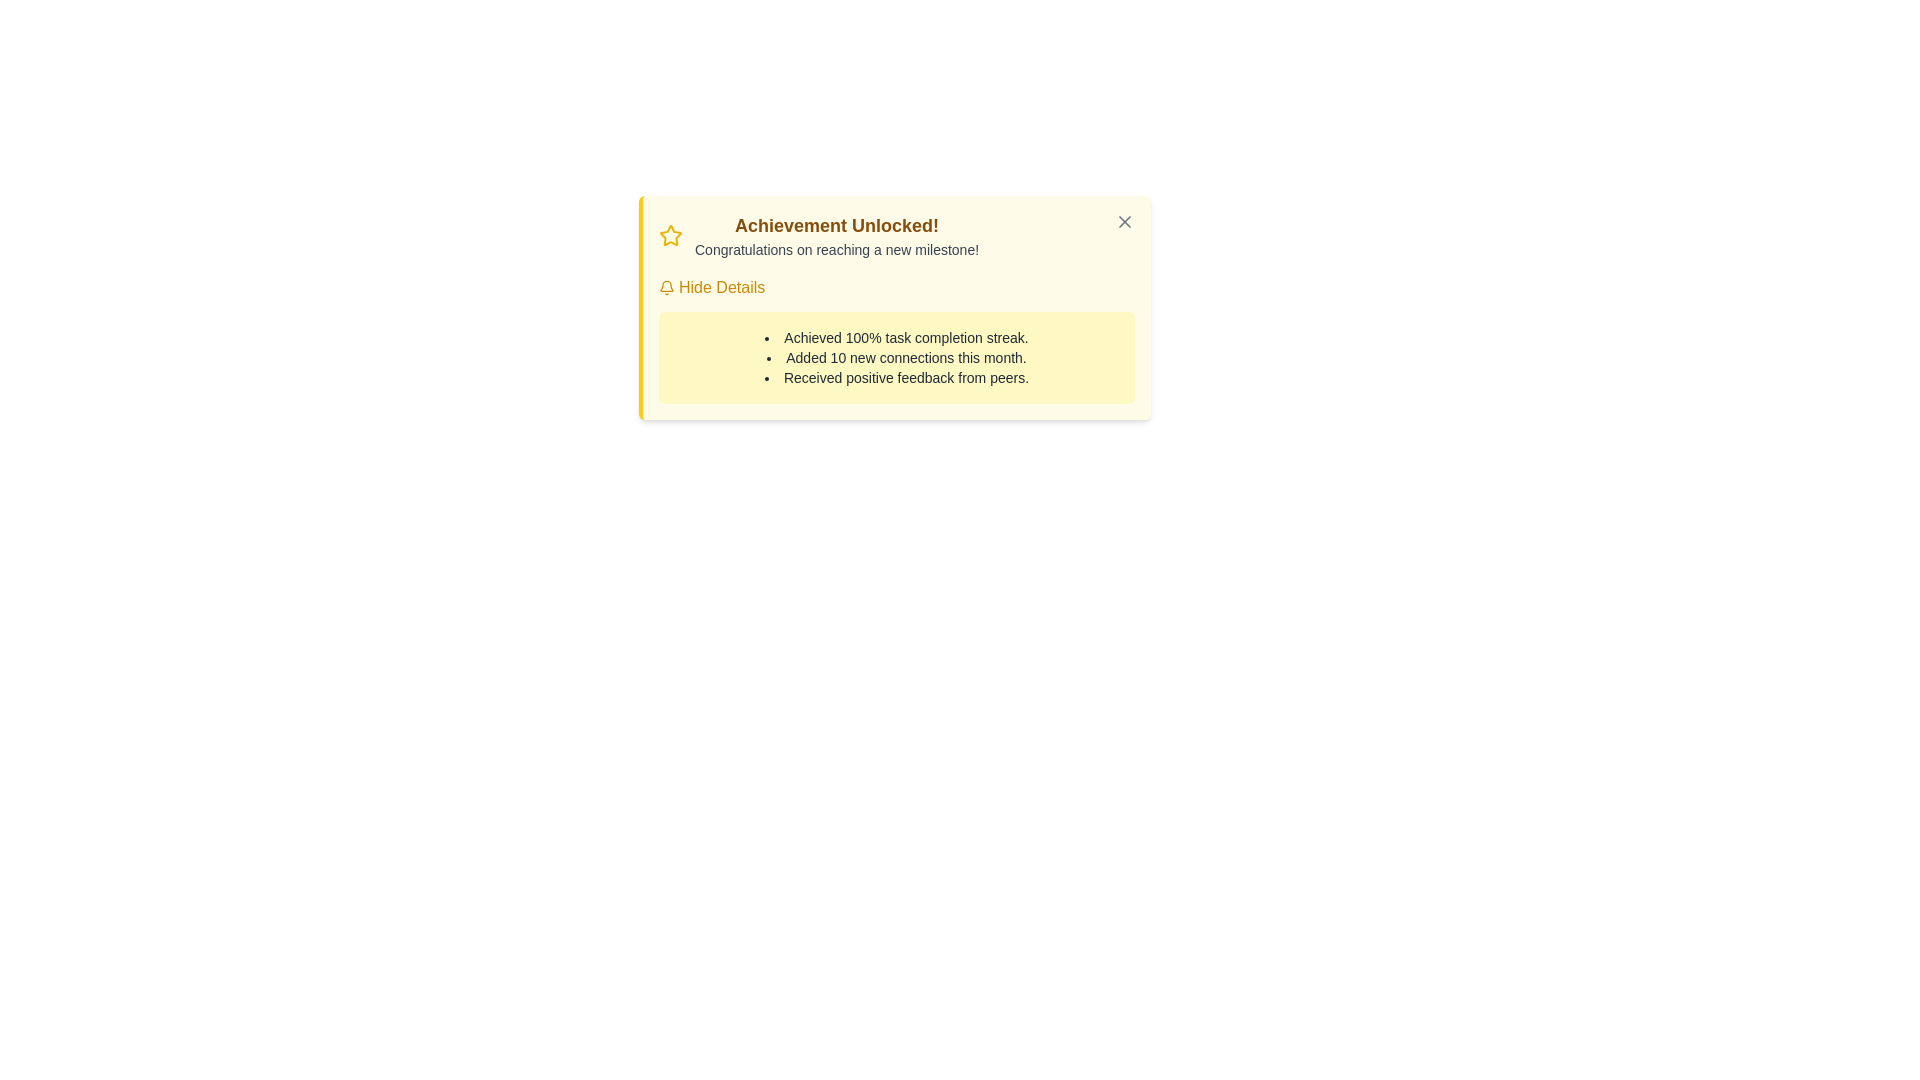 This screenshot has height=1080, width=1920. What do you see at coordinates (896, 357) in the screenshot?
I see `text element that displays 'Added 10 new connections this month.' which is the second item in the achievements list under the section titled 'Achievement Unlocked!'` at bounding box center [896, 357].